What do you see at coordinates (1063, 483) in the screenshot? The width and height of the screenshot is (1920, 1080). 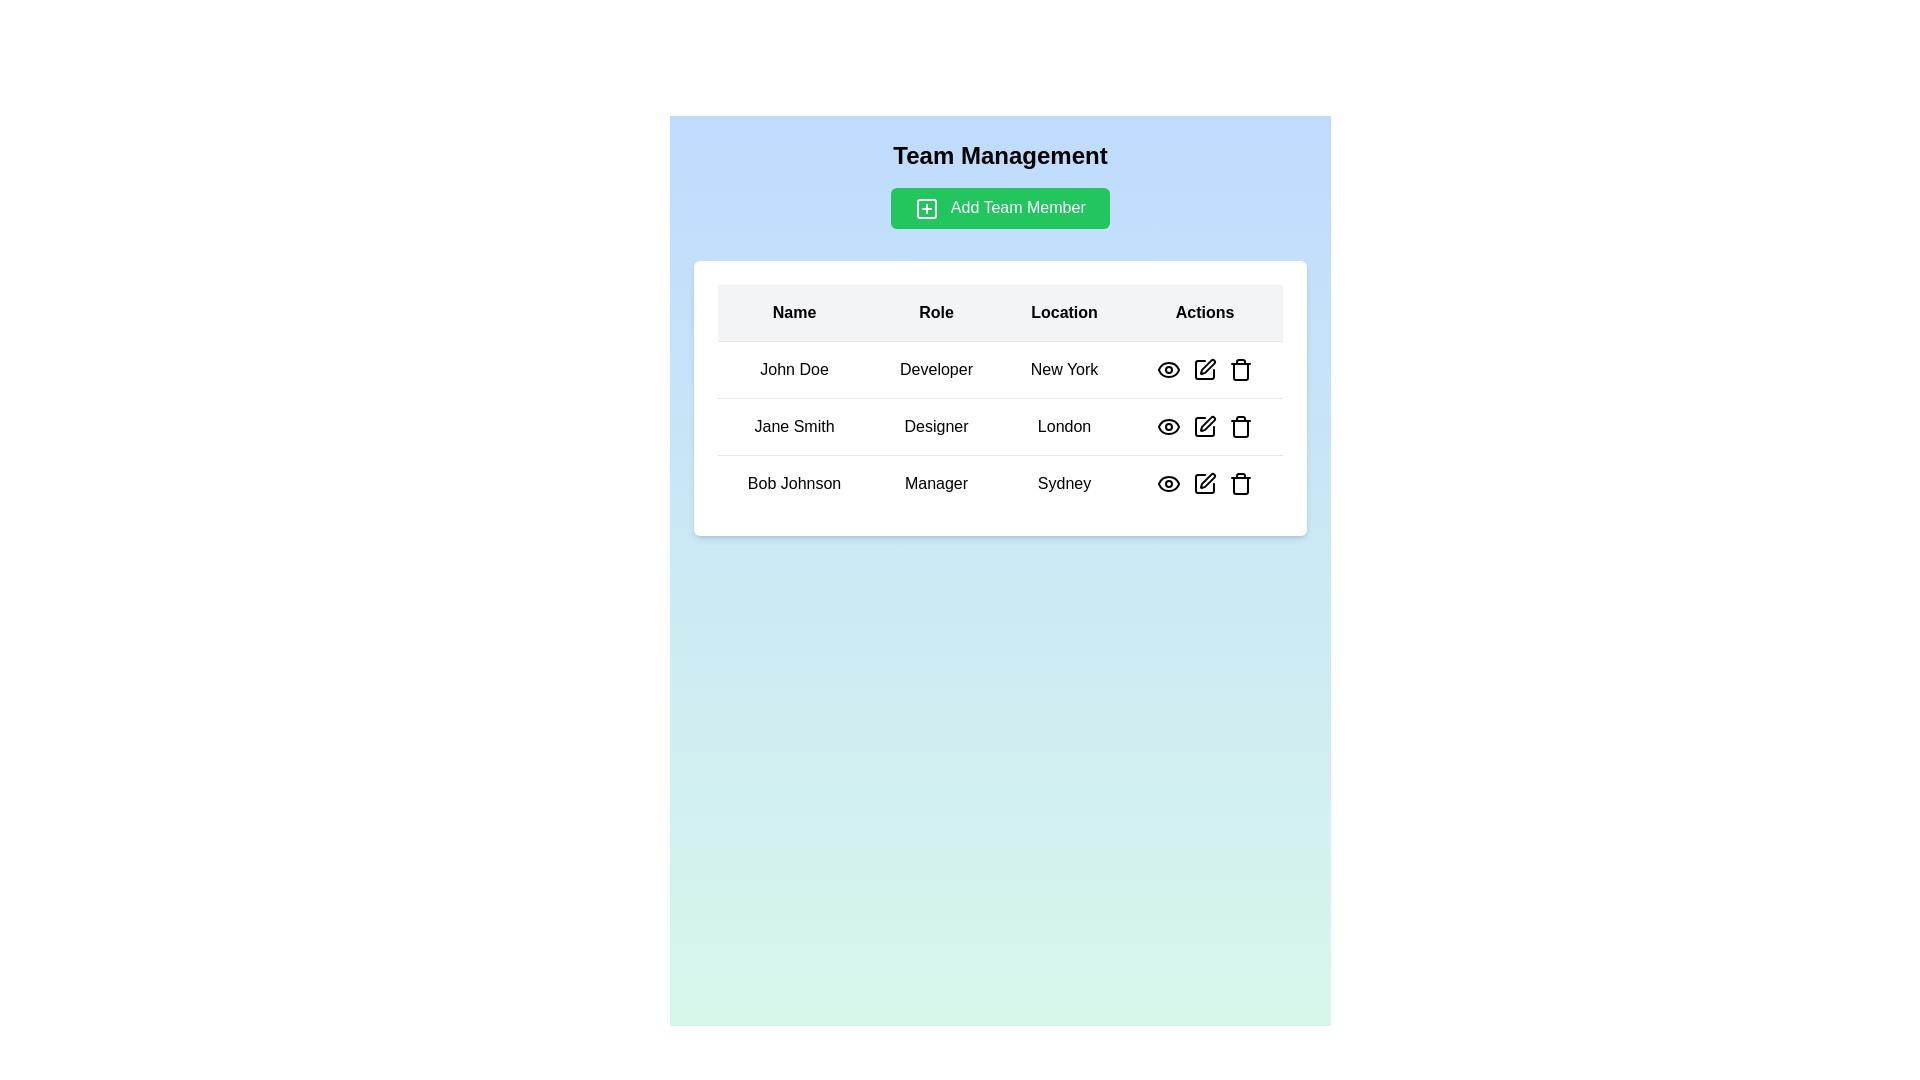 I see `the text label 'Sydney' located in the 'Location' column of the table, which is under the row labeled 'Bob Johnson, Manager'` at bounding box center [1063, 483].